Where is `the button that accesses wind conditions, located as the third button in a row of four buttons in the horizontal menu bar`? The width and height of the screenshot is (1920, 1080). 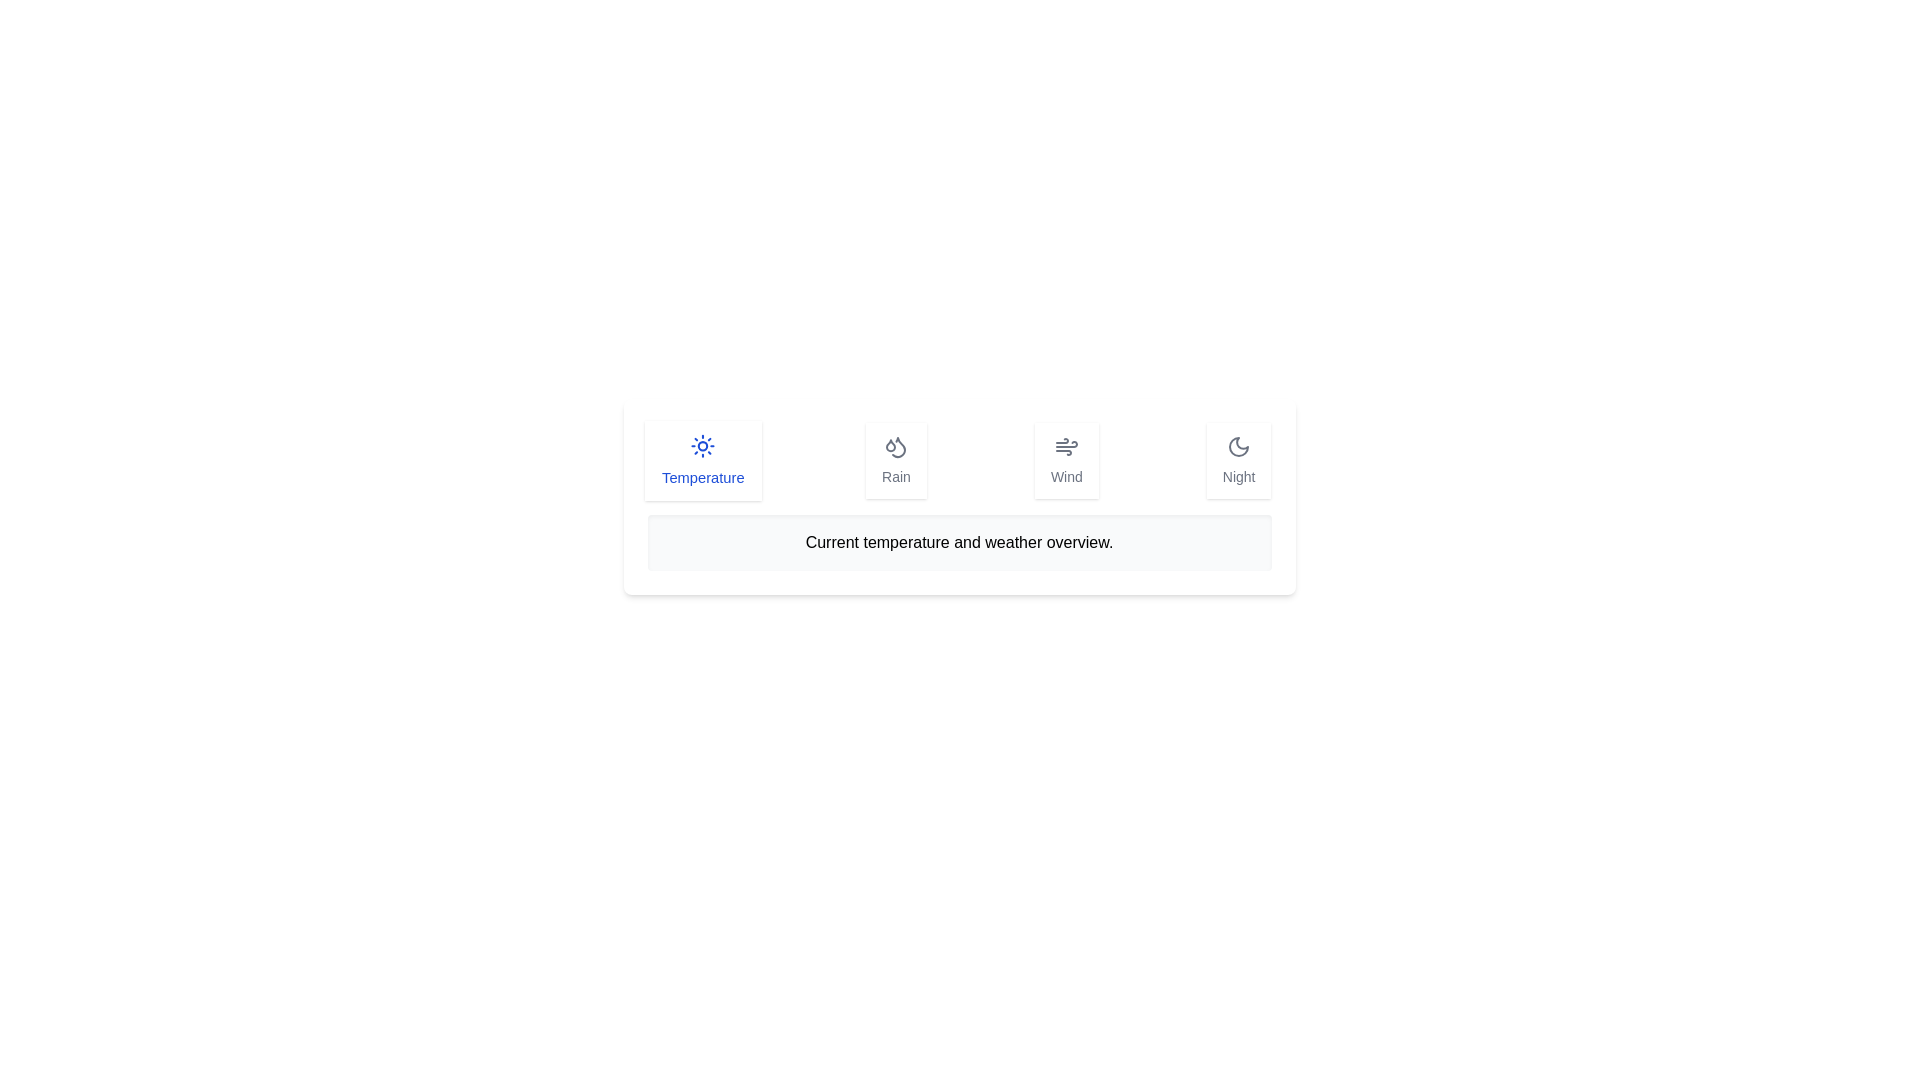
the button that accesses wind conditions, located as the third button in a row of four buttons in the horizontal menu bar is located at coordinates (1065, 461).